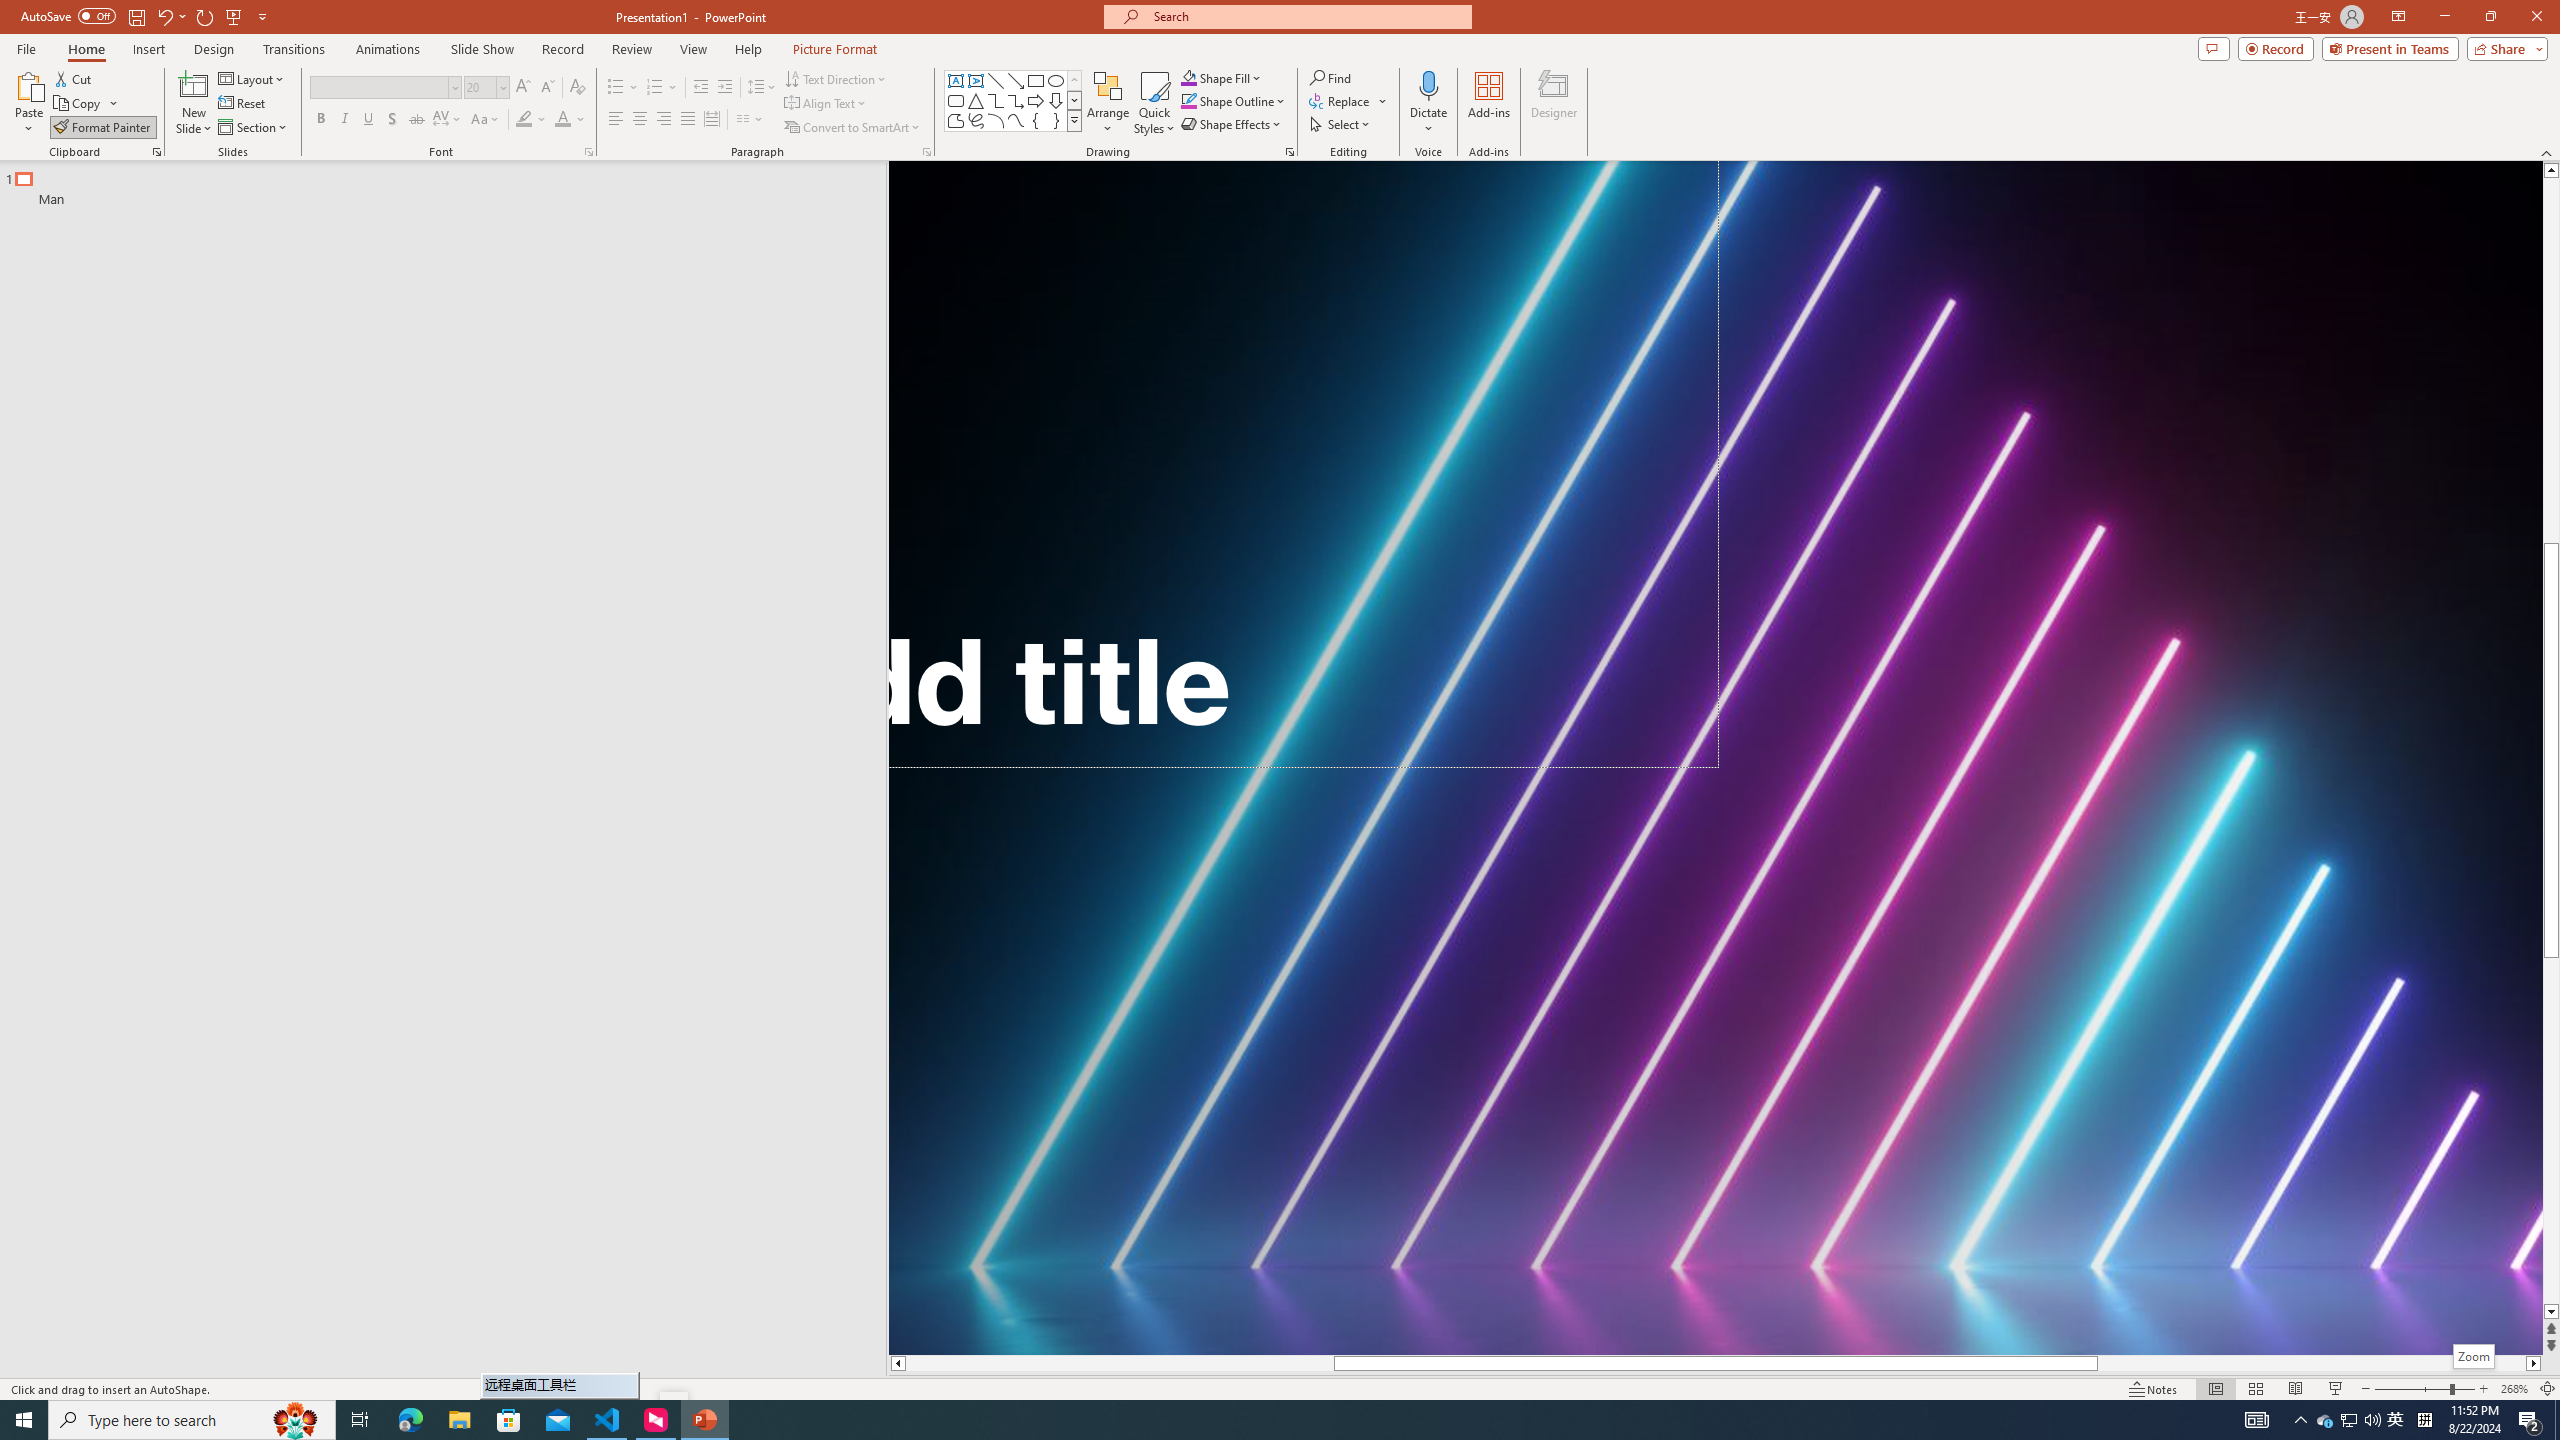 The width and height of the screenshot is (2560, 1440). What do you see at coordinates (835, 49) in the screenshot?
I see `'Picture Format'` at bounding box center [835, 49].